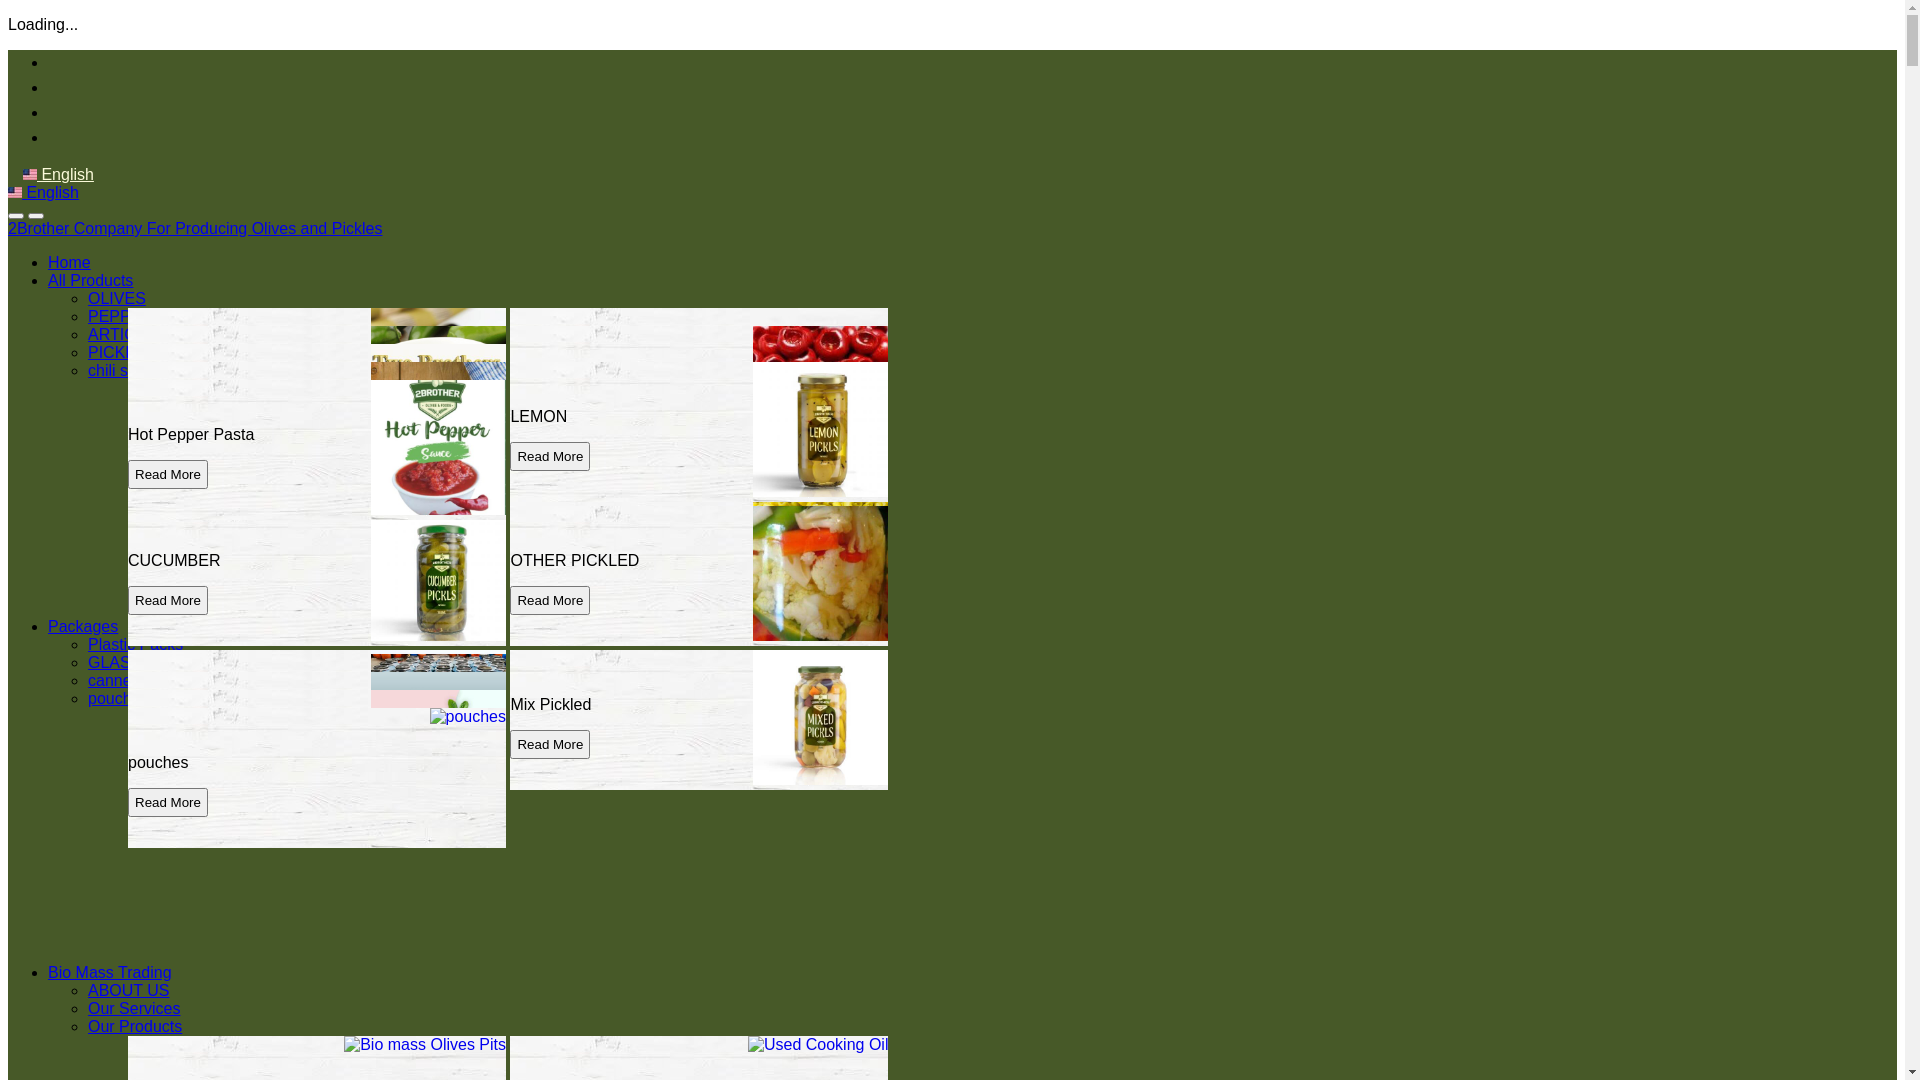 This screenshot has width=1920, height=1080. What do you see at coordinates (127, 396) in the screenshot?
I see `'JALAPENO PEPPER` at bounding box center [127, 396].